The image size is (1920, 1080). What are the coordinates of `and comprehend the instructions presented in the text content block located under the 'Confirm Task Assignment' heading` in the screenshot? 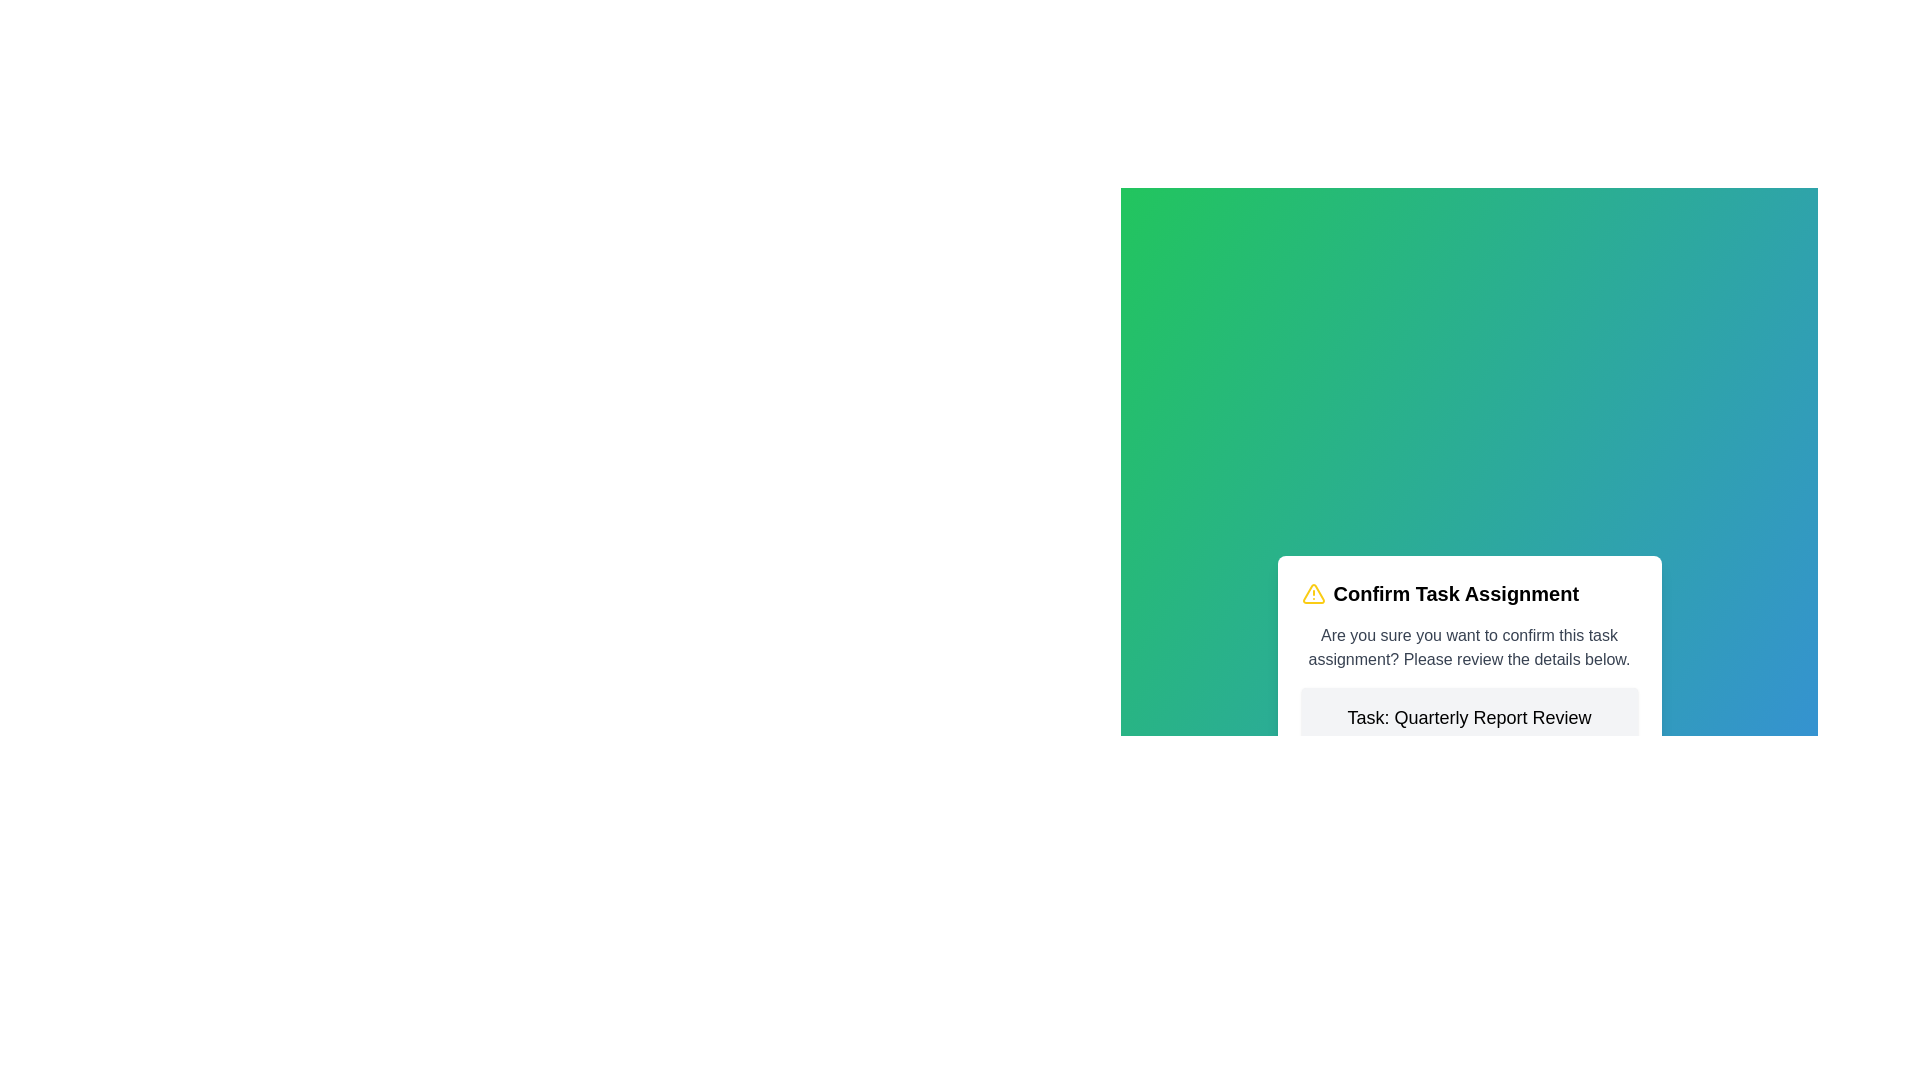 It's located at (1469, 648).